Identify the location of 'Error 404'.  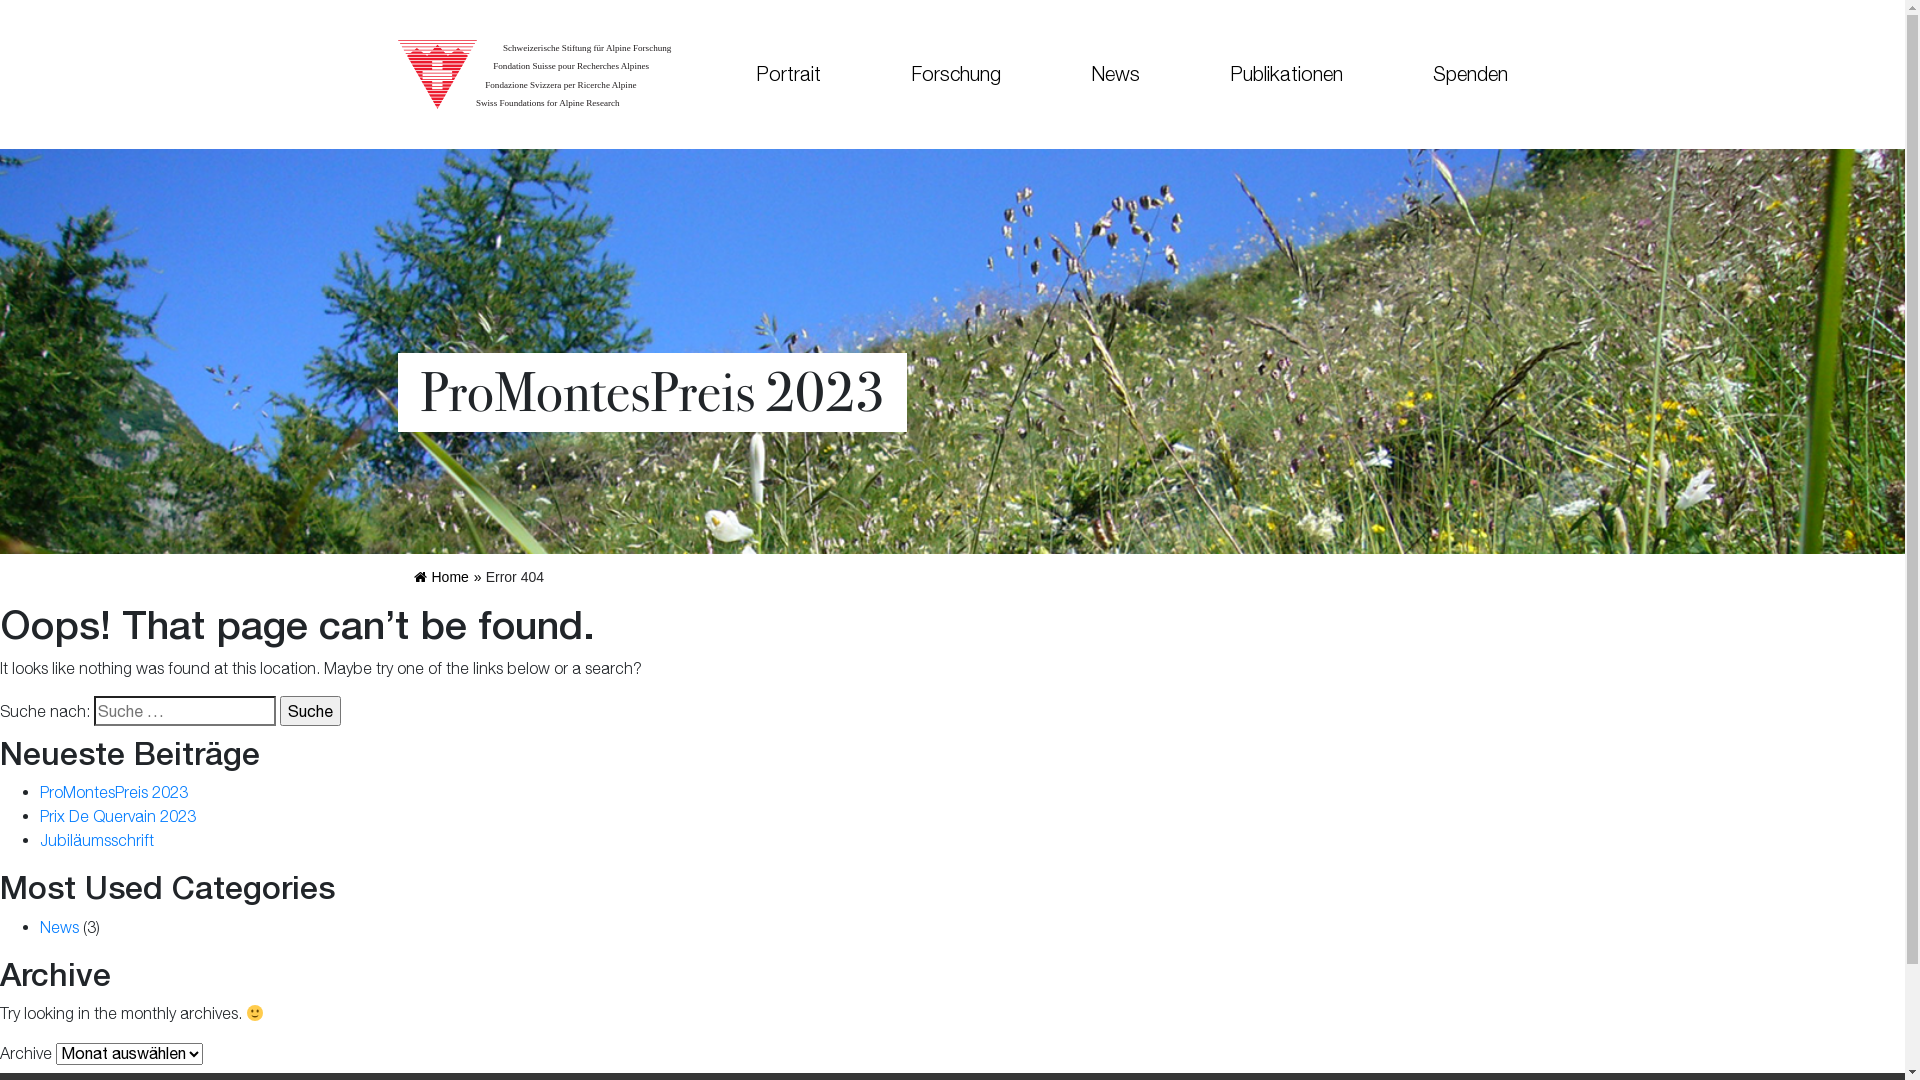
(514, 577).